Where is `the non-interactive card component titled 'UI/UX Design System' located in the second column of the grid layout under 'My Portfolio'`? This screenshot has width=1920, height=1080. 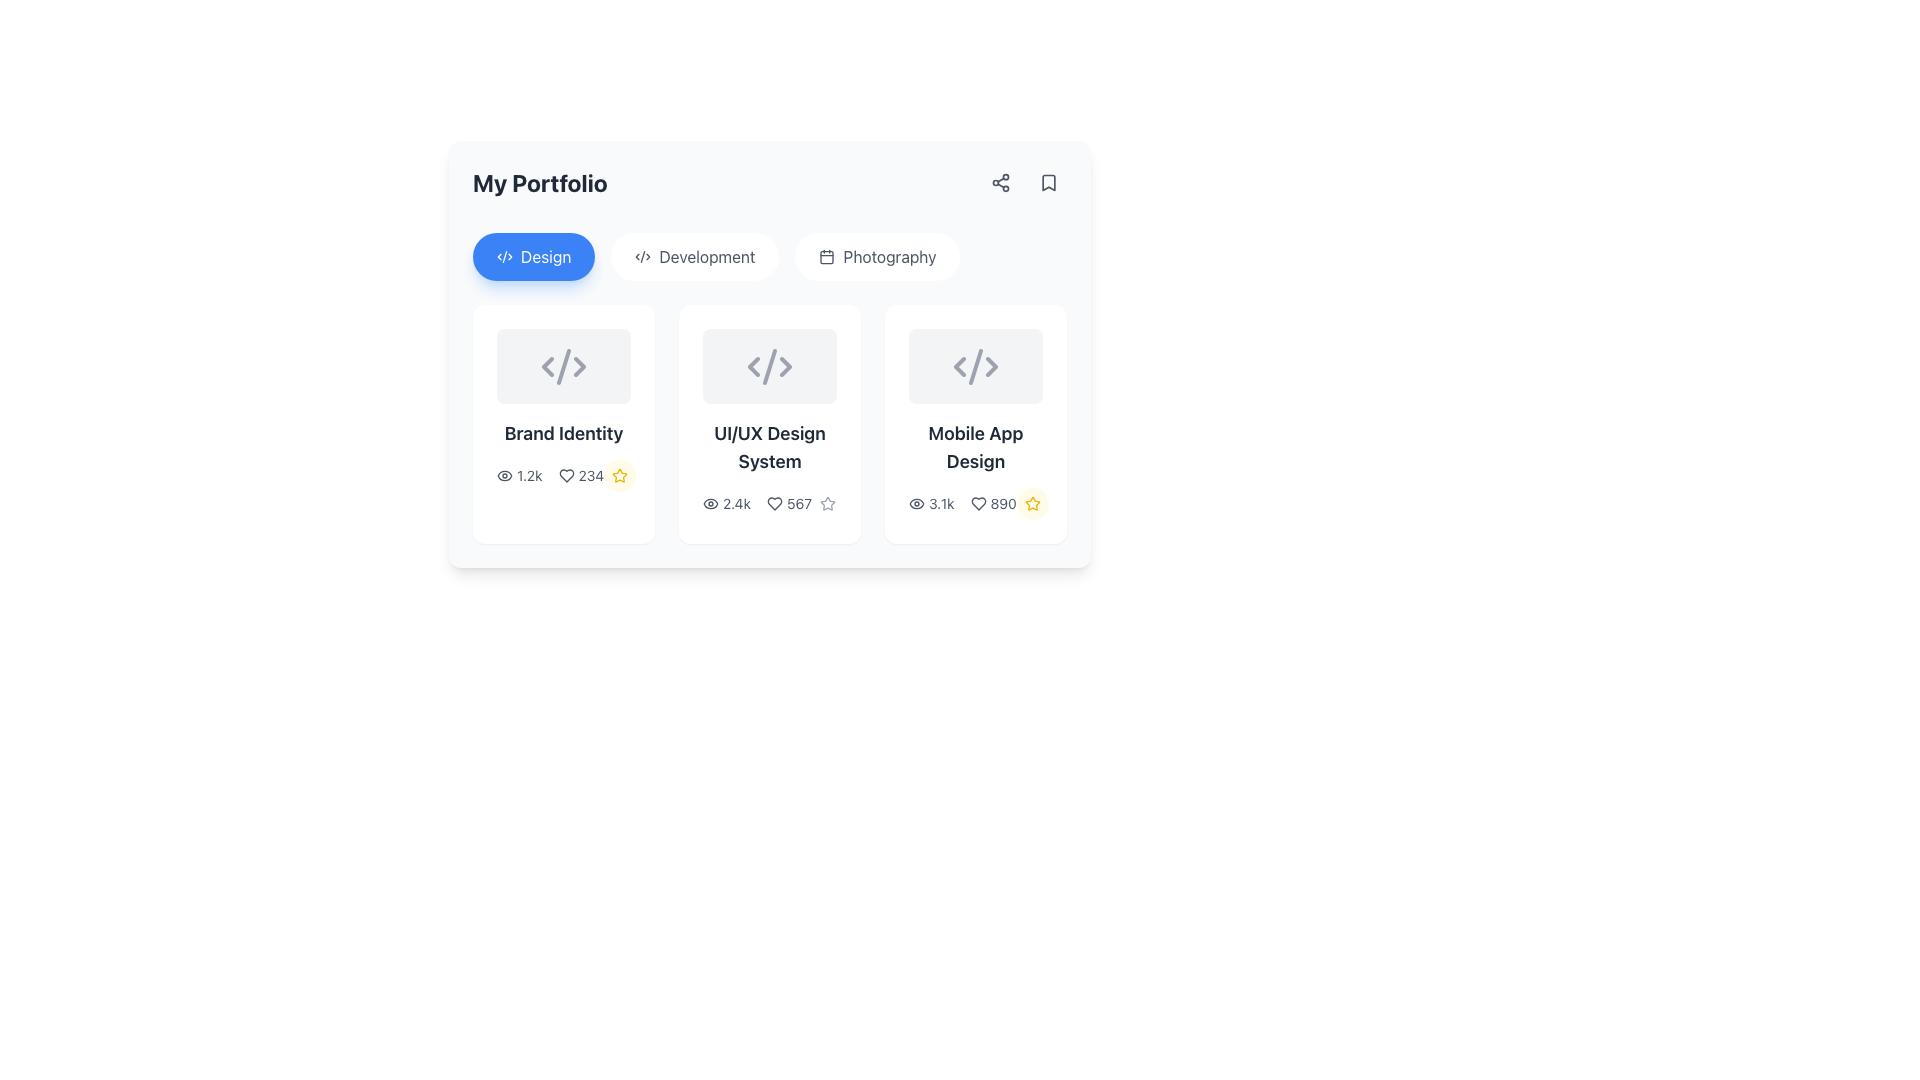 the non-interactive card component titled 'UI/UX Design System' located in the second column of the grid layout under 'My Portfolio' is located at coordinates (768, 423).